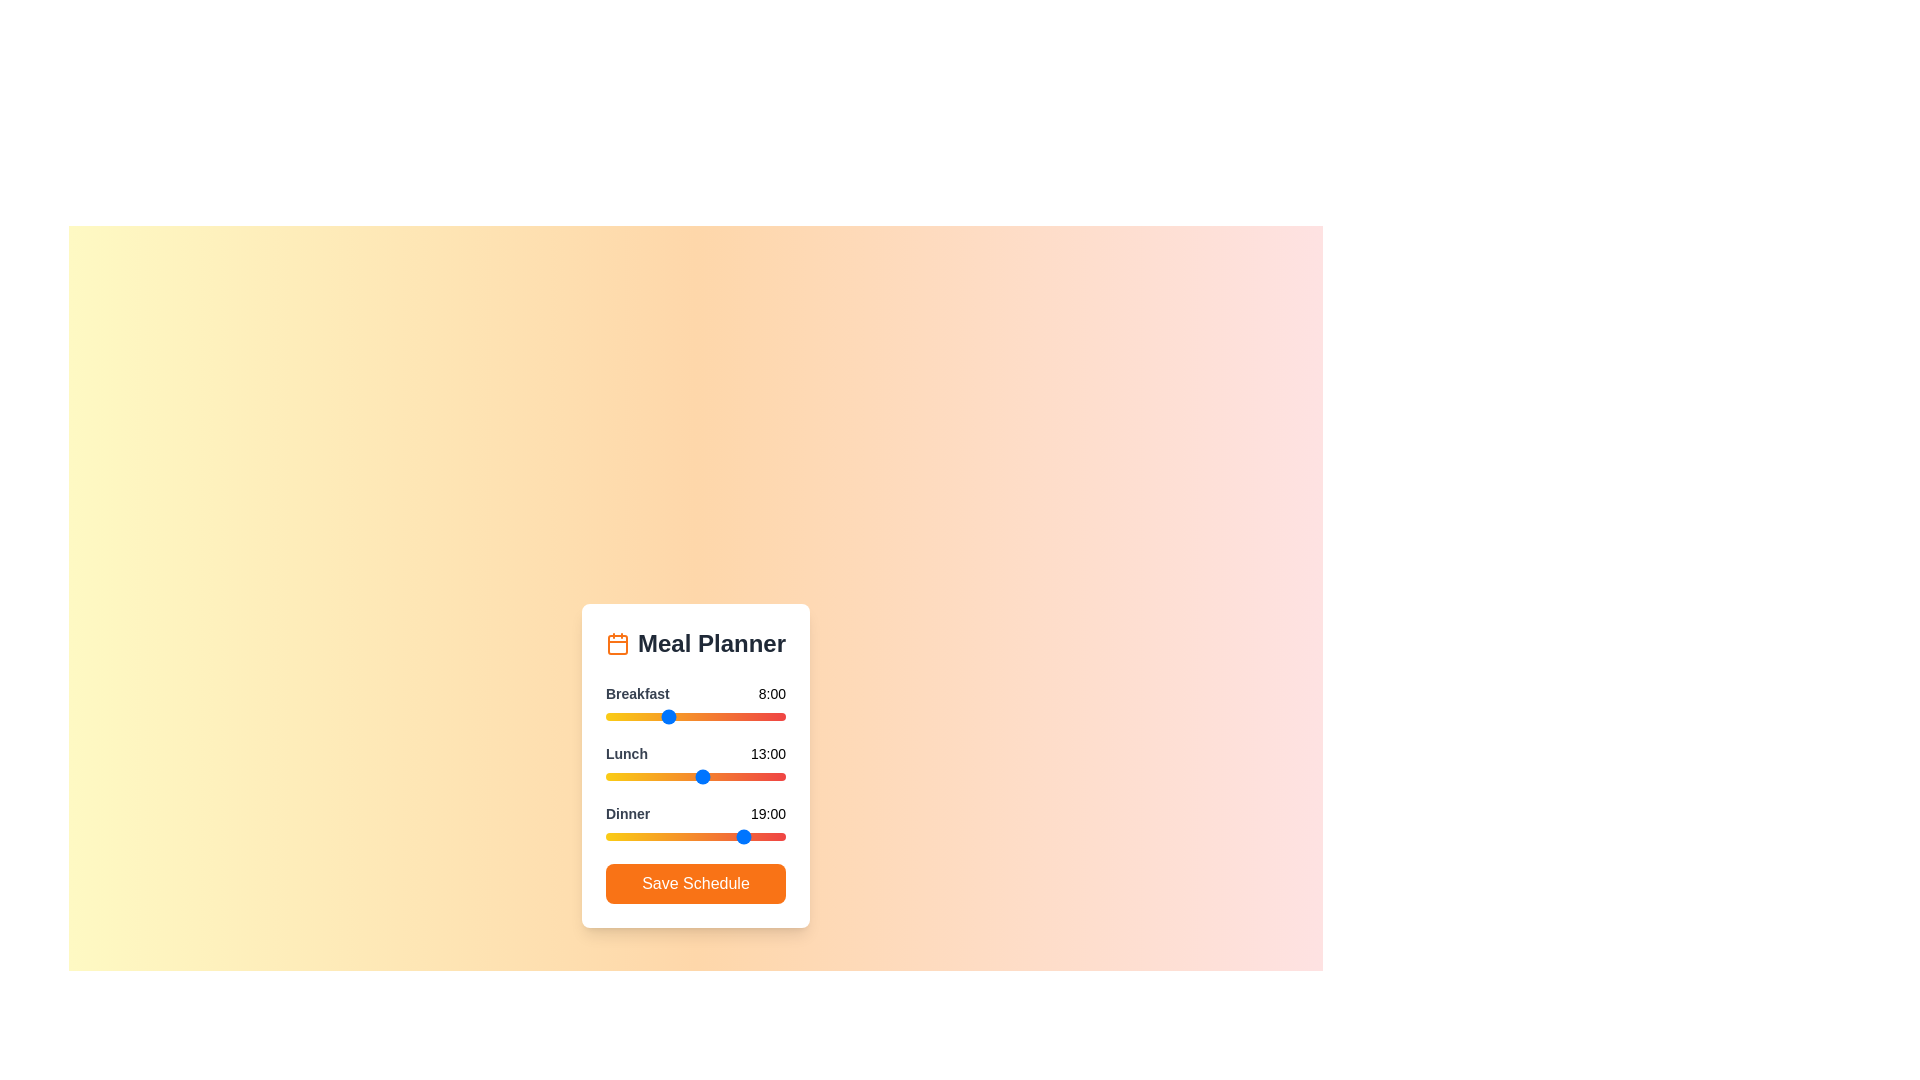 This screenshot has height=1080, width=1920. Describe the element at coordinates (627, 775) in the screenshot. I see `the 1 slider to 3` at that location.